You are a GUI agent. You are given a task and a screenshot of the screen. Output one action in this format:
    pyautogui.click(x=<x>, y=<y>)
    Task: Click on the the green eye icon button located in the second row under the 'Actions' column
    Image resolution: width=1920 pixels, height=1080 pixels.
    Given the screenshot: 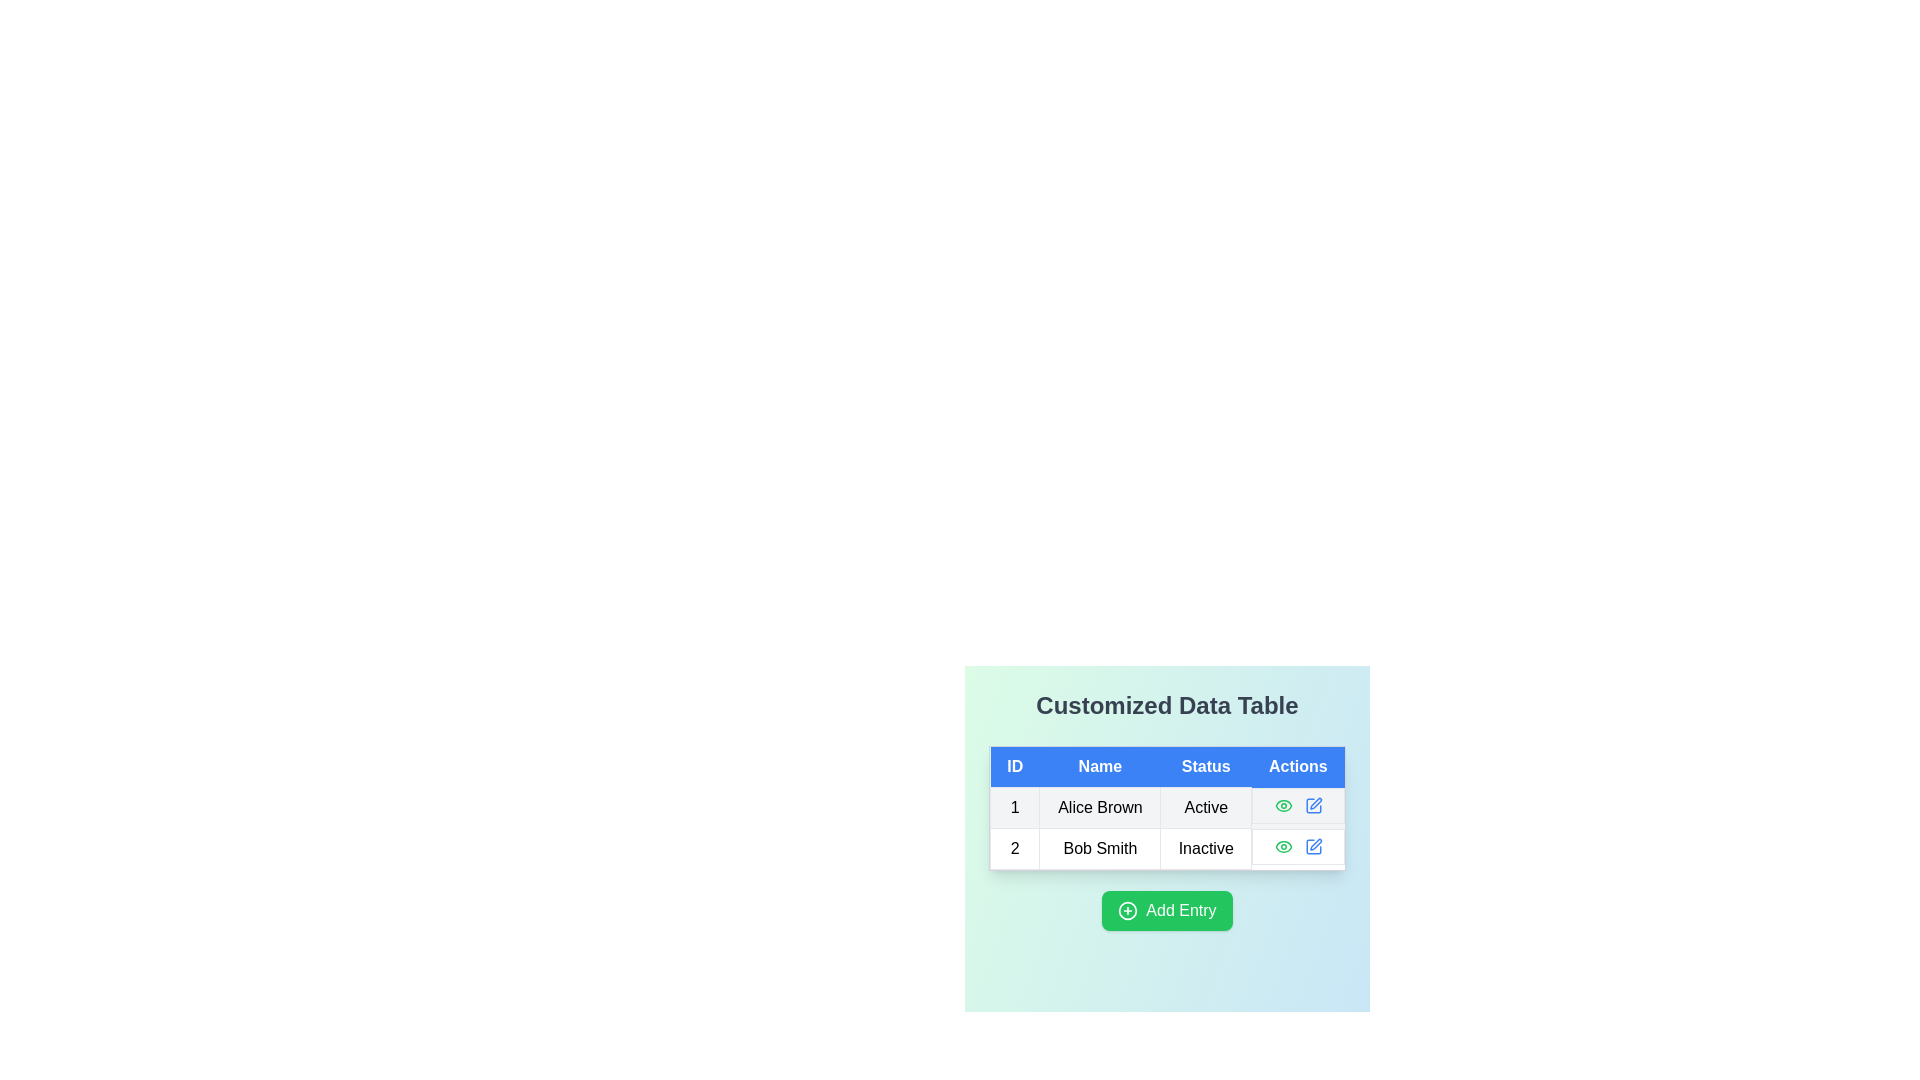 What is the action you would take?
    pyautogui.click(x=1283, y=846)
    